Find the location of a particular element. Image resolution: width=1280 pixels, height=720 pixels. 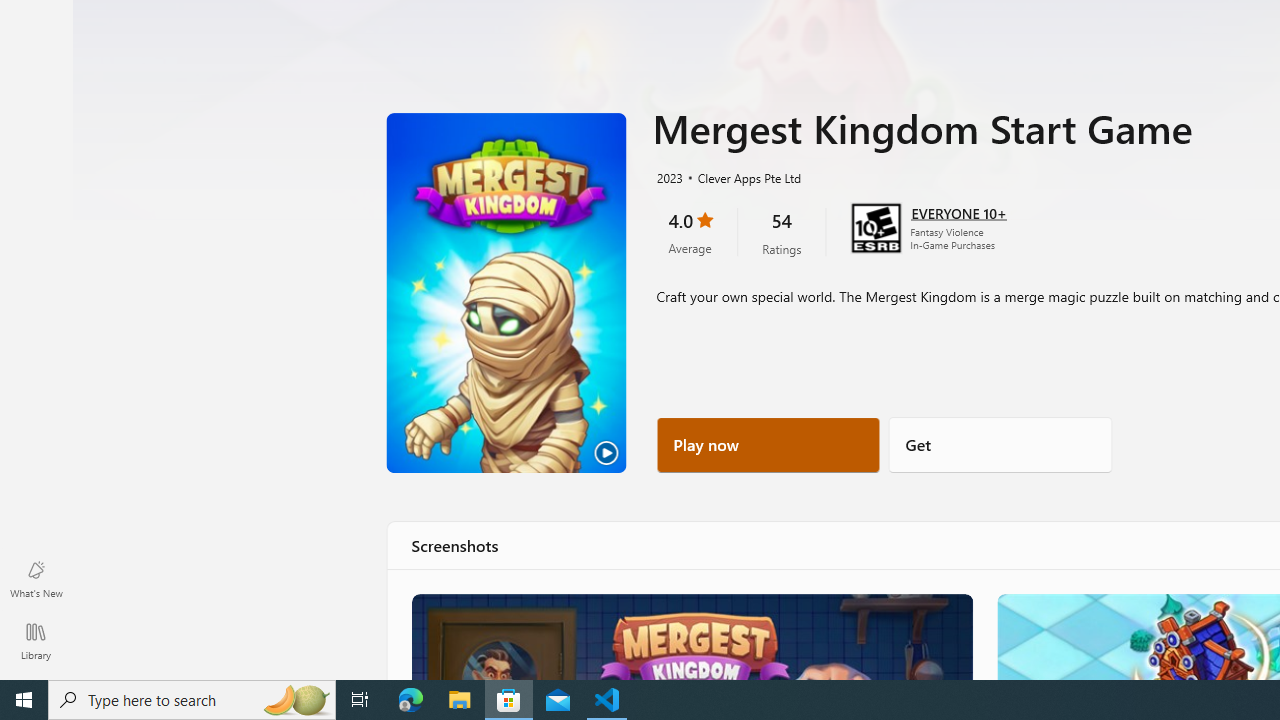

'Get' is located at coordinates (1000, 443).